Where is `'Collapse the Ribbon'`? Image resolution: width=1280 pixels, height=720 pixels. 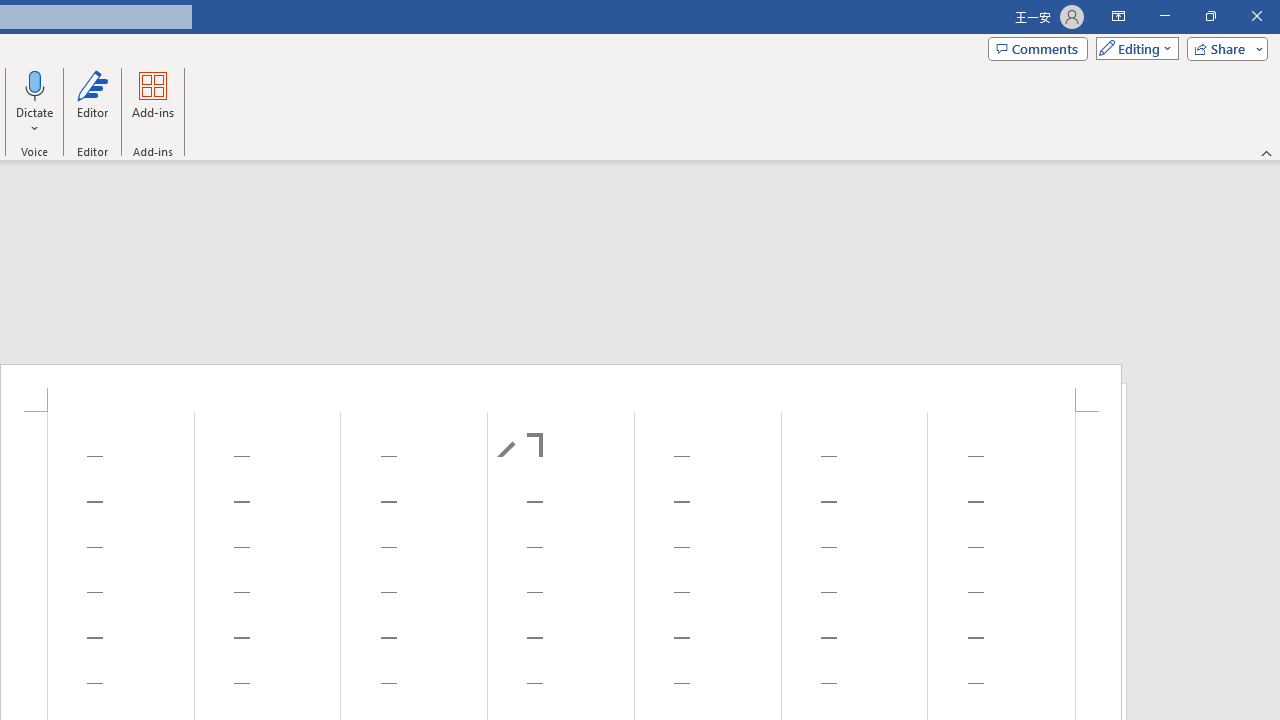
'Collapse the Ribbon' is located at coordinates (1266, 152).